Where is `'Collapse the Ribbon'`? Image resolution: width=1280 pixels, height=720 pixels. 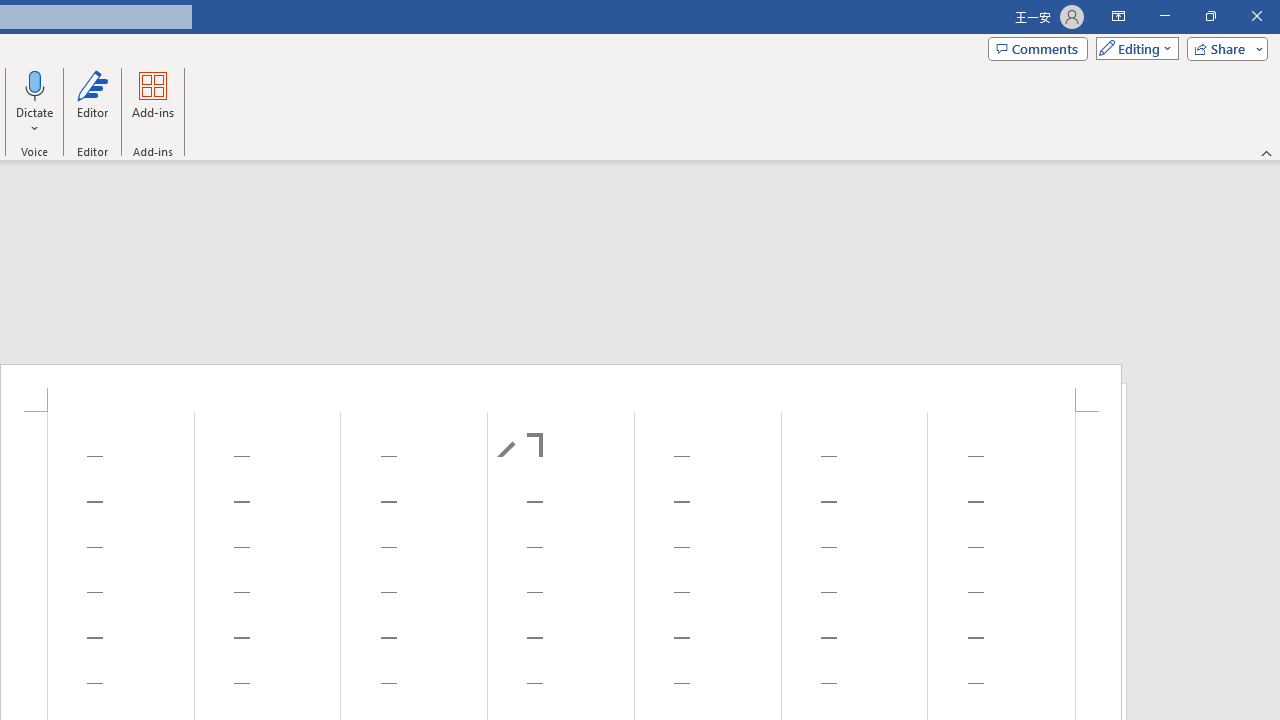
'Collapse the Ribbon' is located at coordinates (1266, 152).